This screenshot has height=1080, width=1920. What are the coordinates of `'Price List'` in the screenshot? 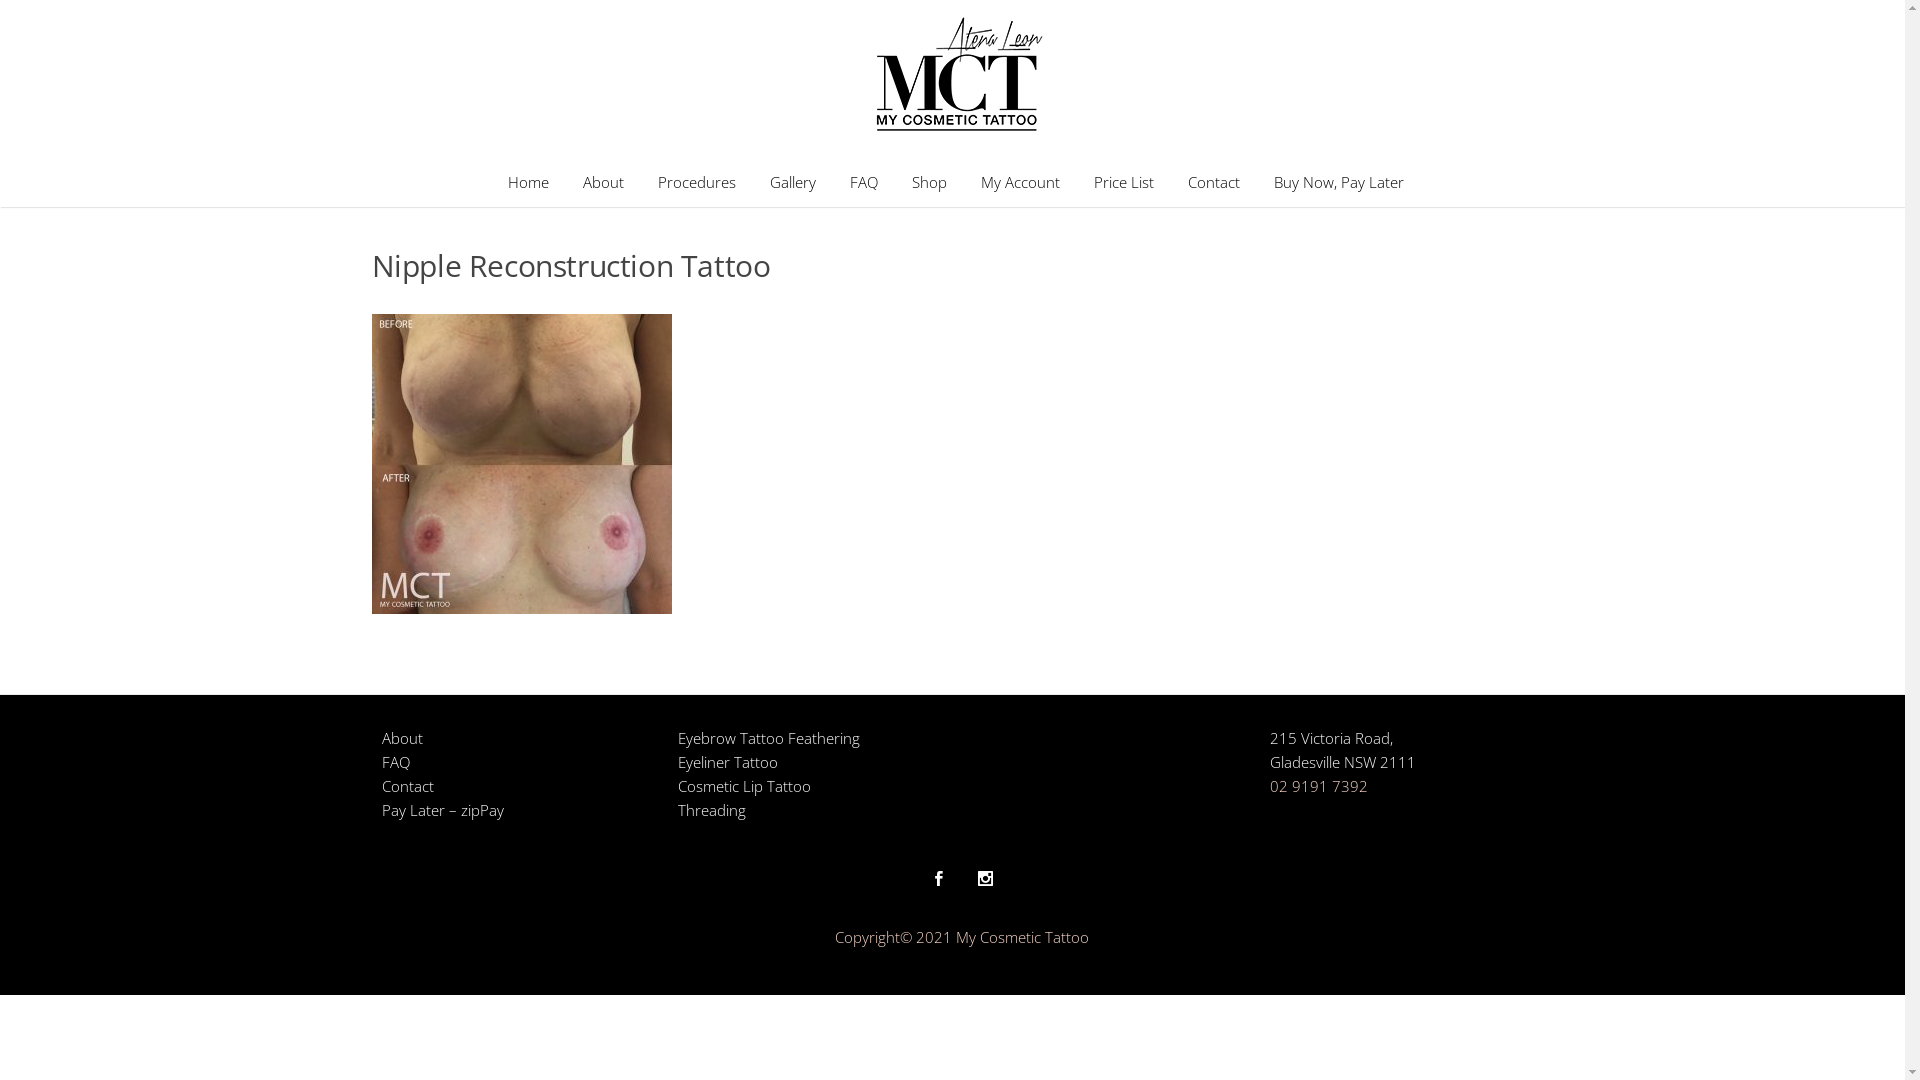 It's located at (1078, 181).